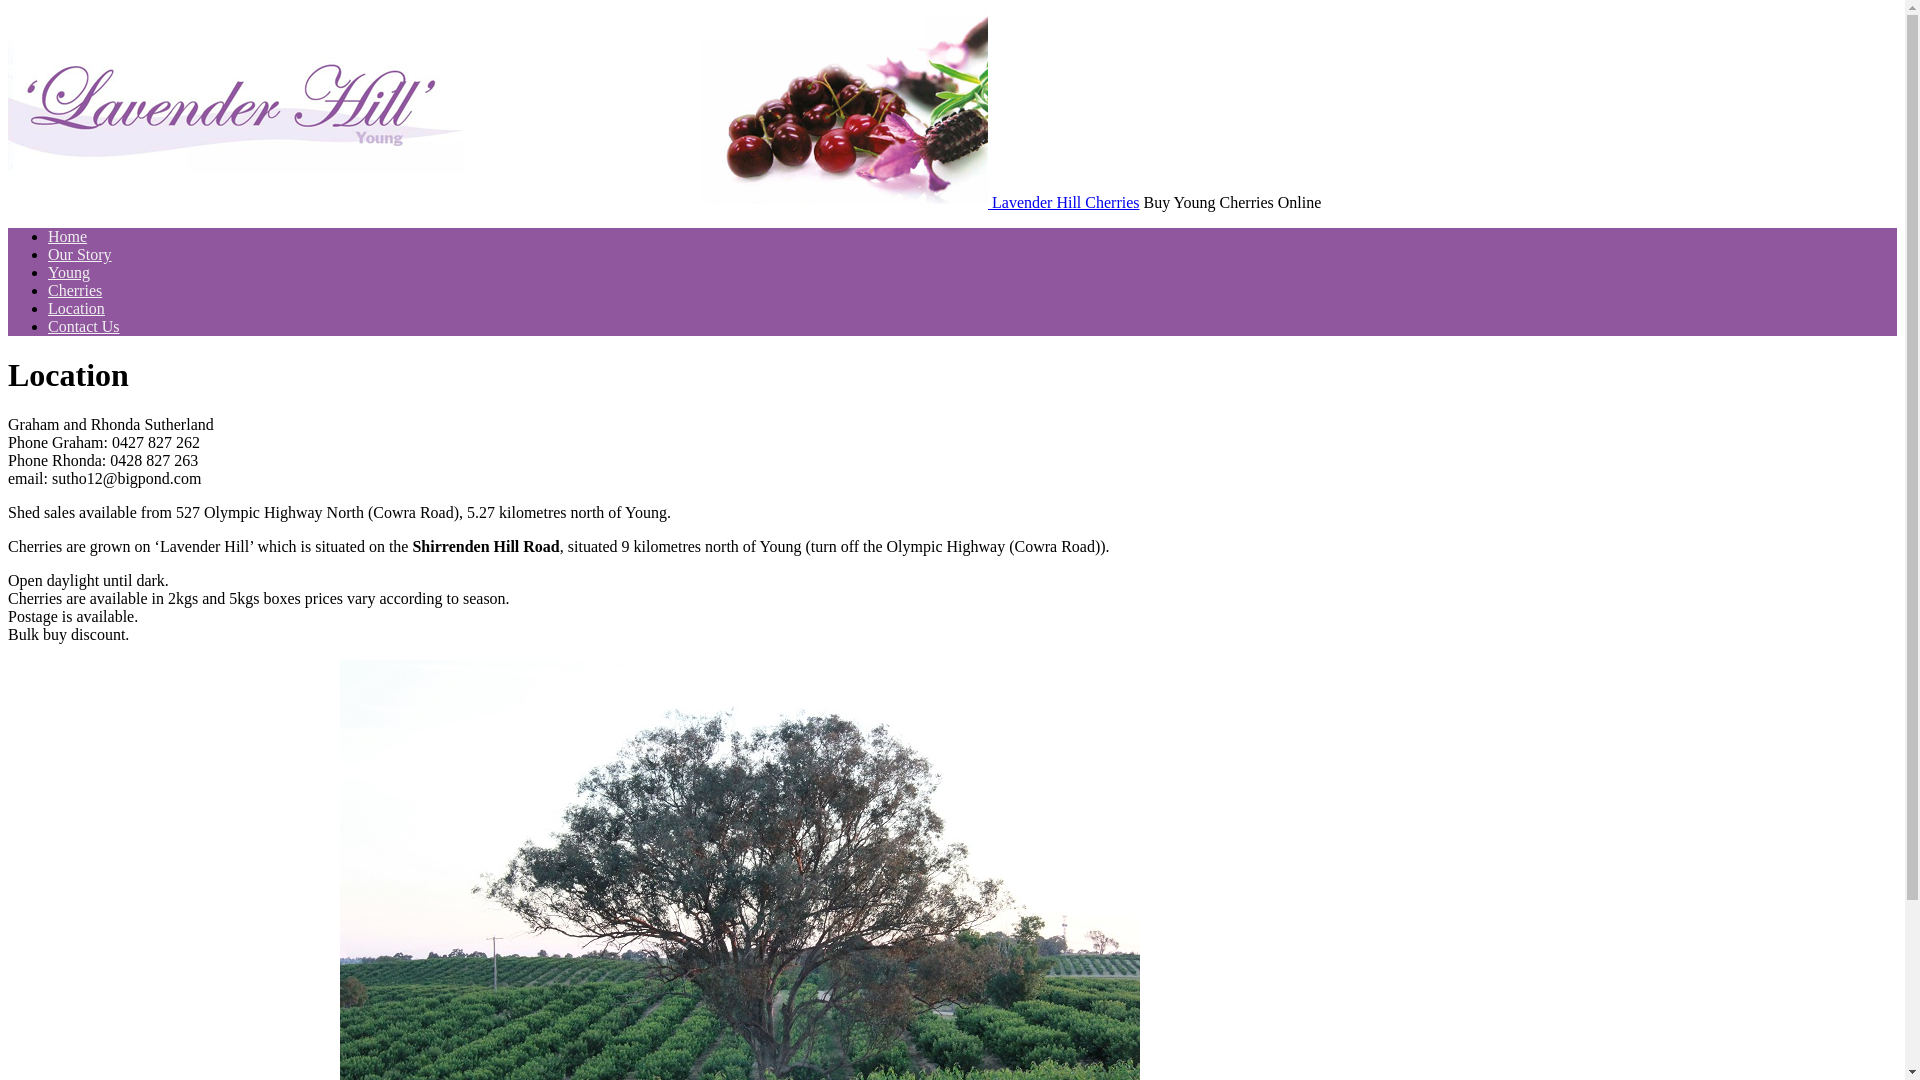 The height and width of the screenshot is (1080, 1920). Describe the element at coordinates (8, 202) in the screenshot. I see `'Buy Young Cherries Online'` at that location.